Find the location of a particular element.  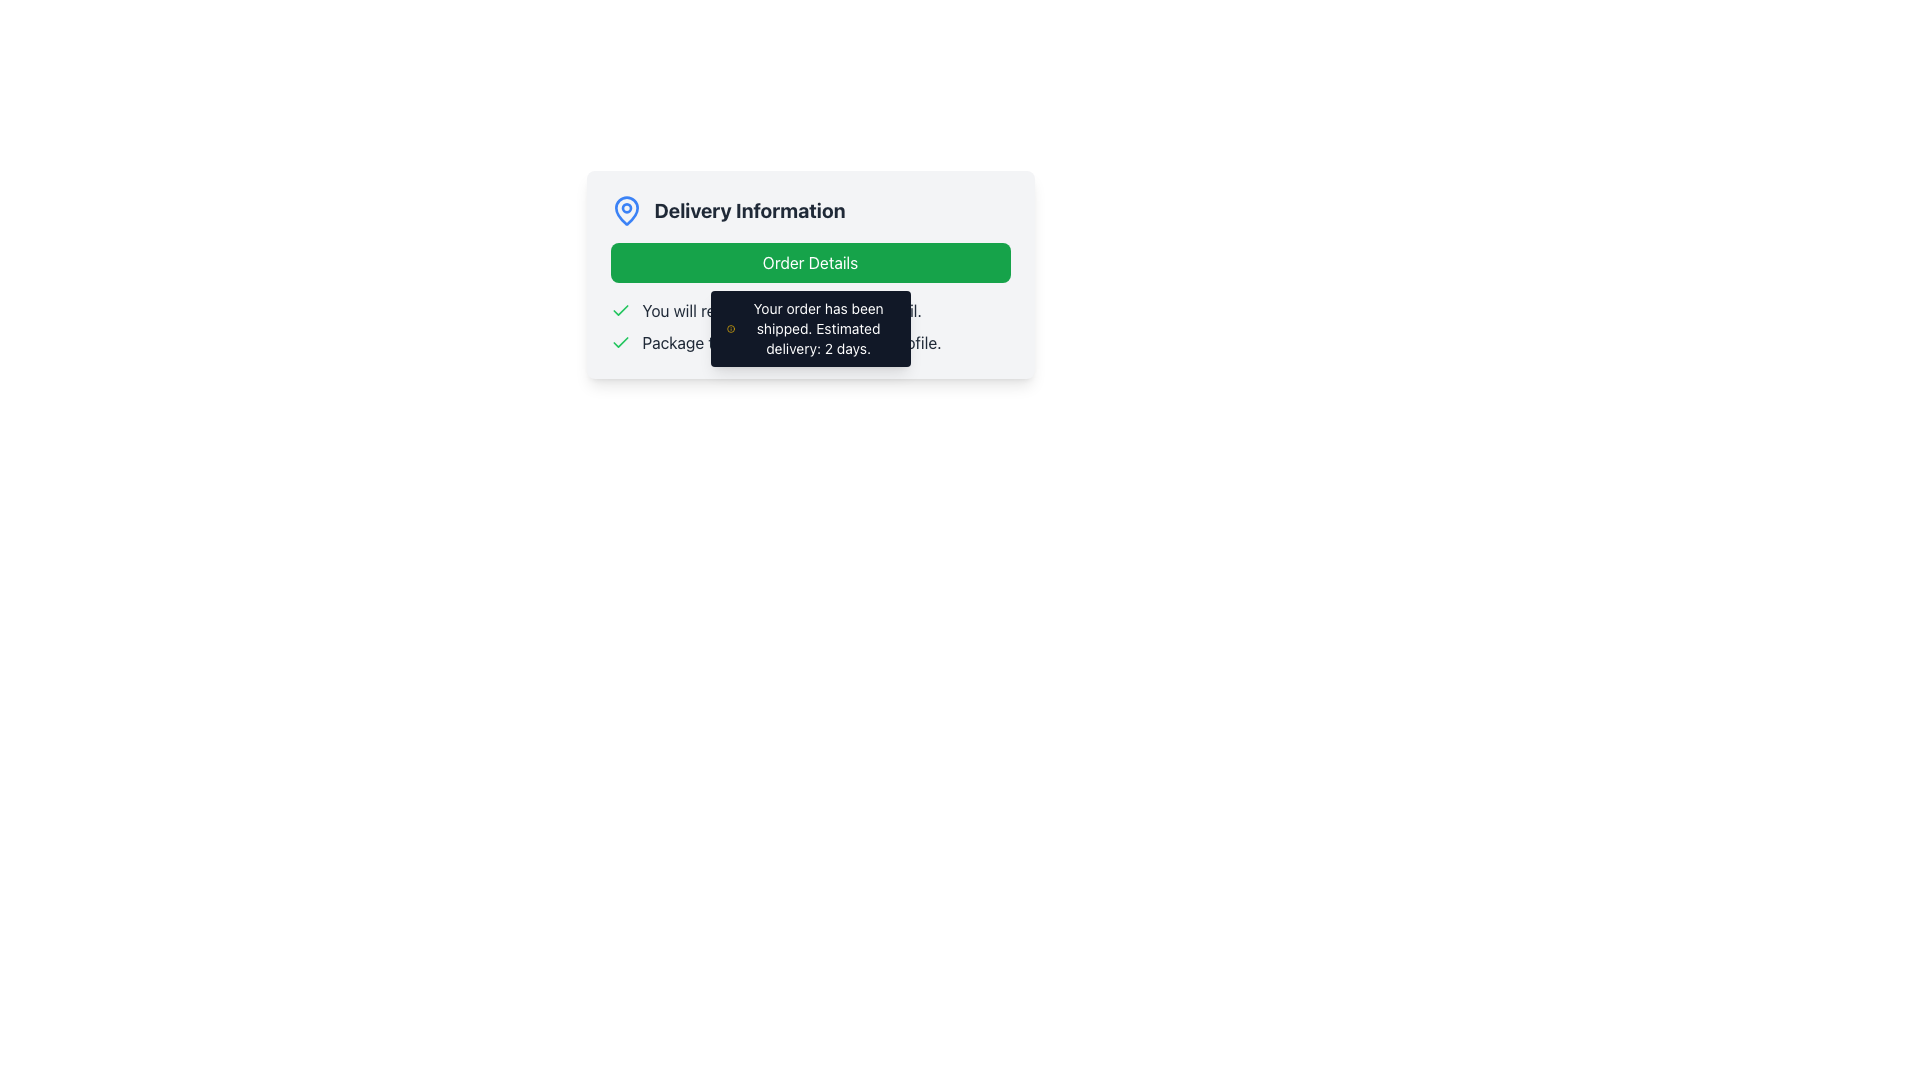

the green checkmark icon indicating confirmation in the delivery status card, located to the left of the text 'Package tracking available in your profile.' is located at coordinates (619, 342).